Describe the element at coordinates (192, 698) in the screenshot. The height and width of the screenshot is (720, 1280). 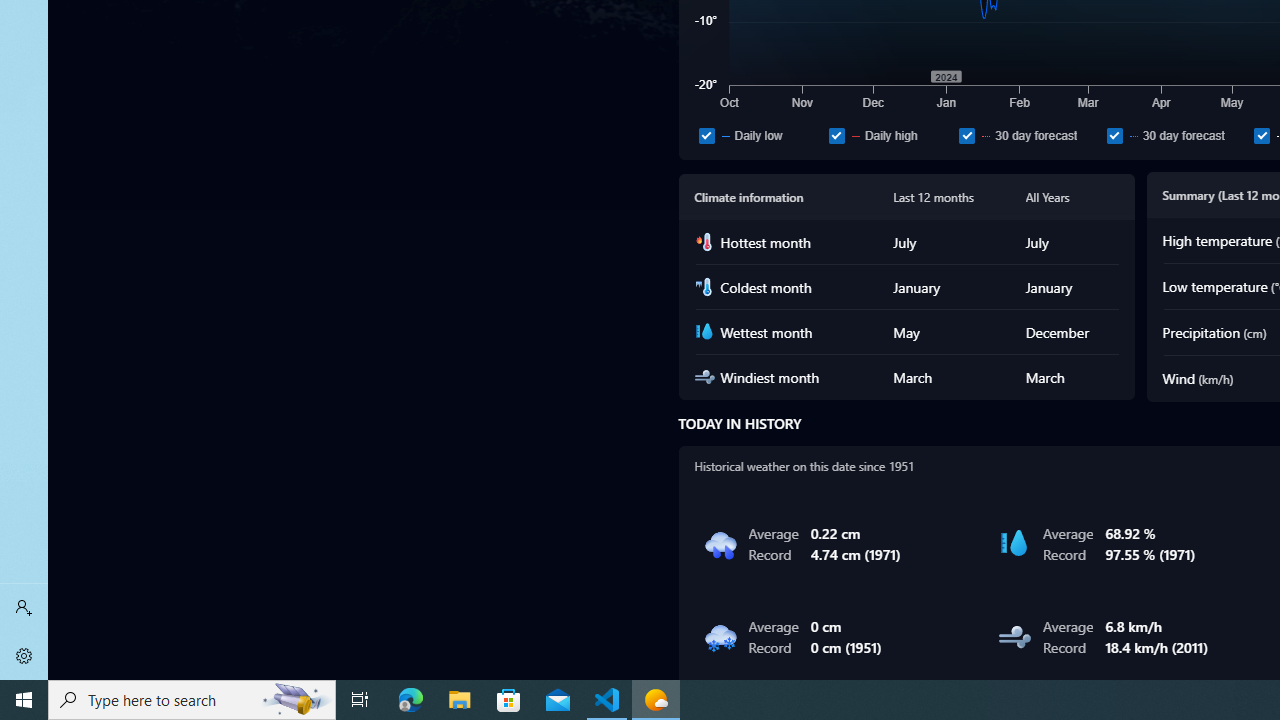
I see `'Type here to search'` at that location.